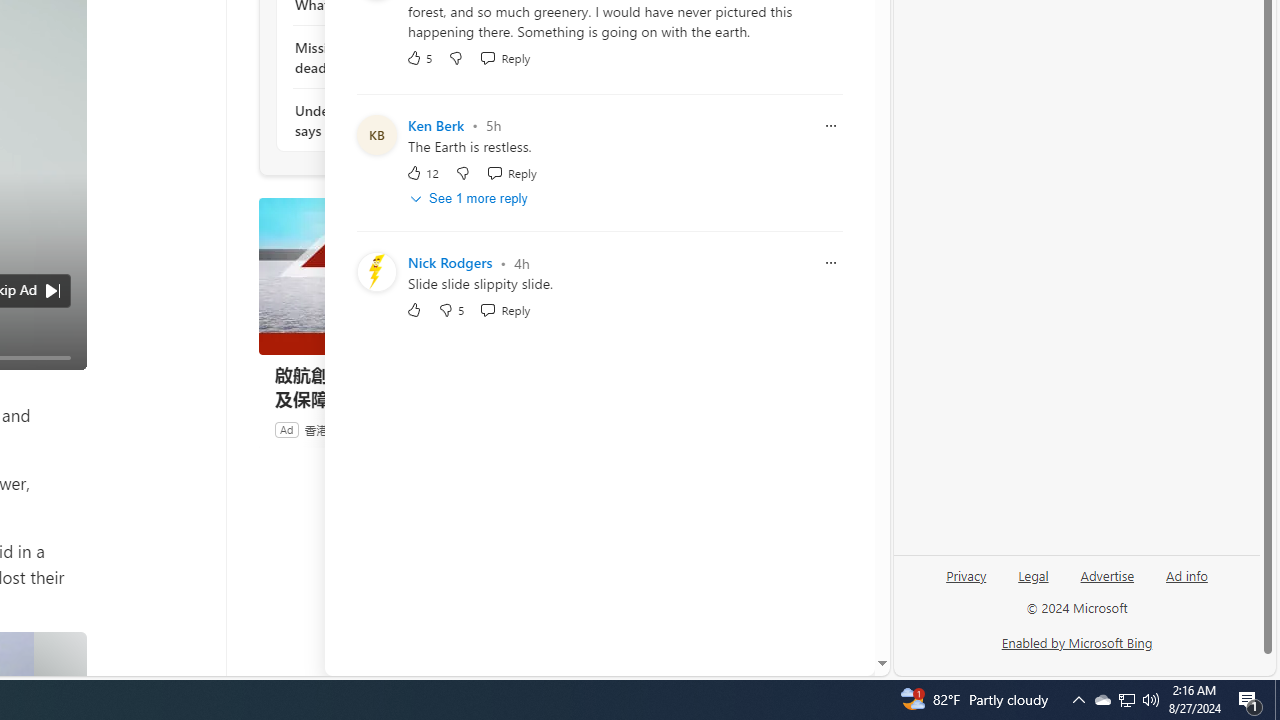  Describe the element at coordinates (831, 262) in the screenshot. I see `'Report comment'` at that location.